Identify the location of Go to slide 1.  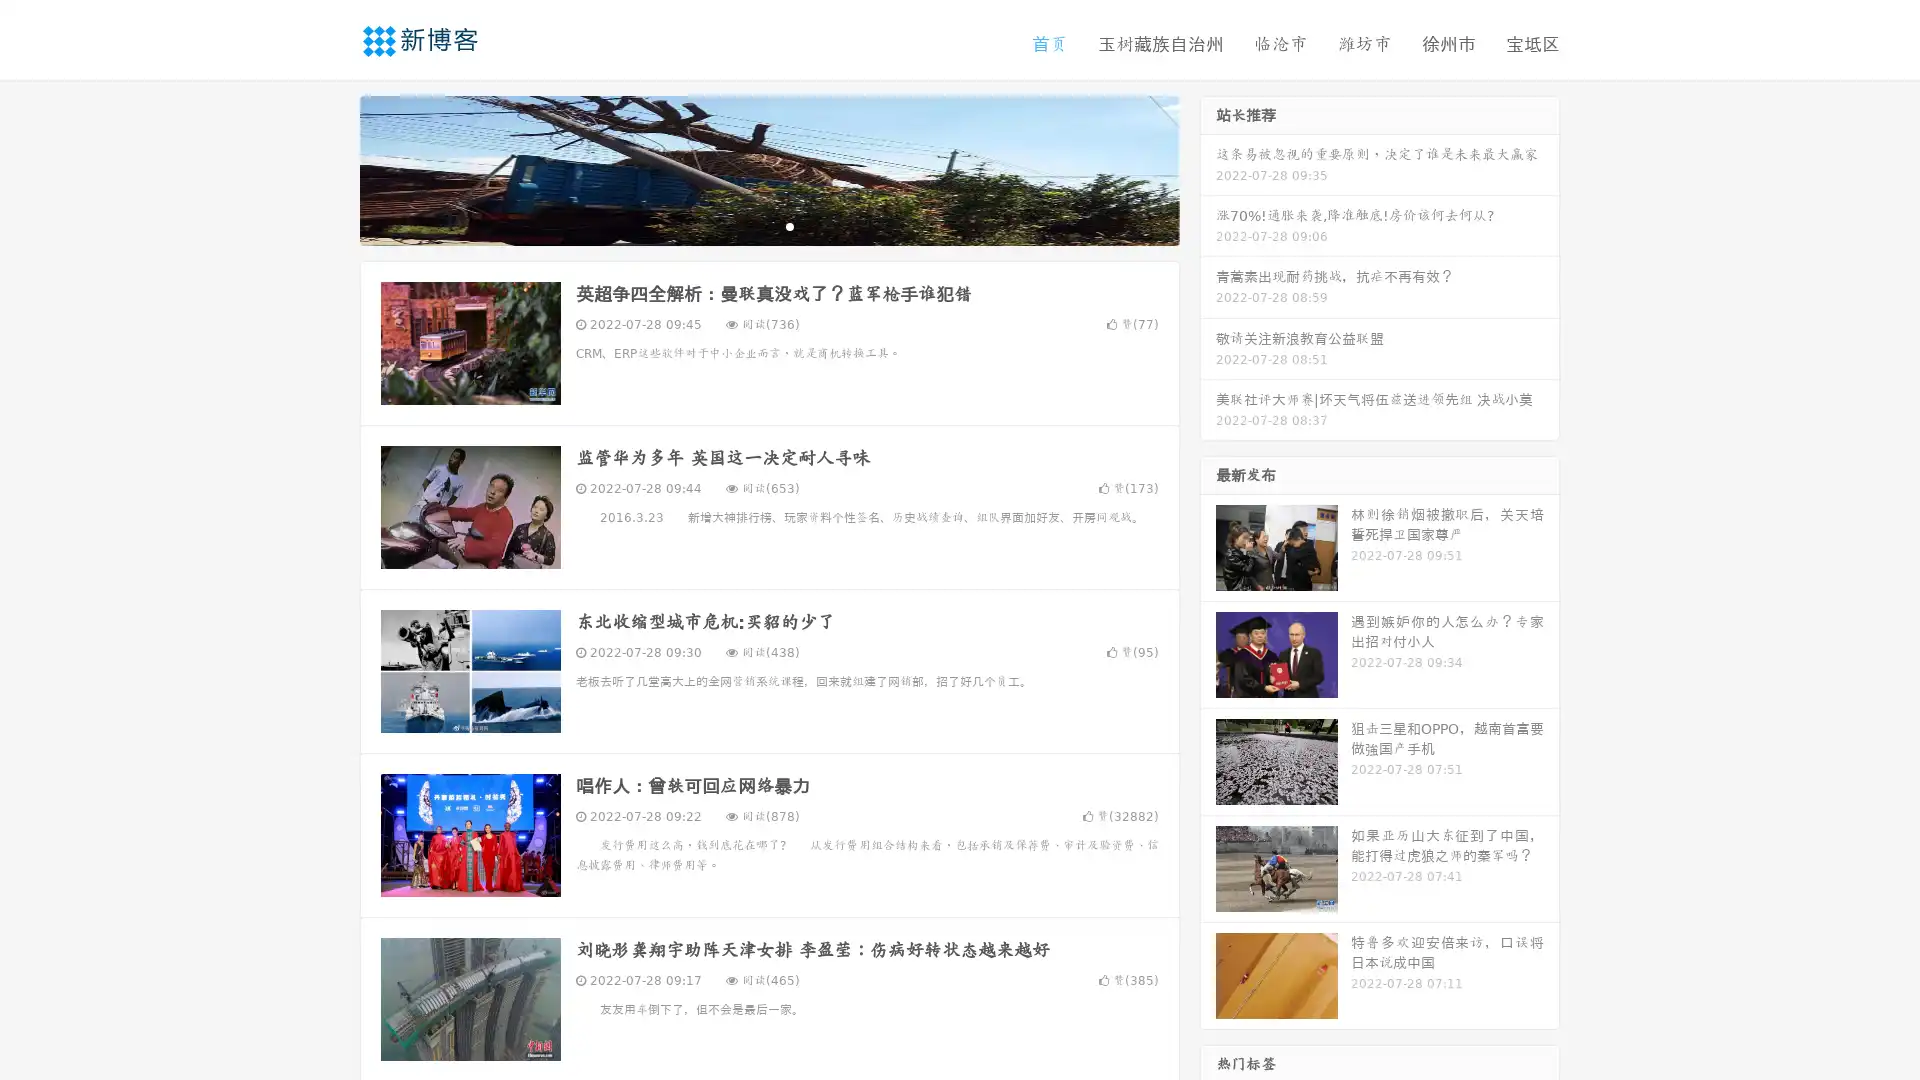
(748, 225).